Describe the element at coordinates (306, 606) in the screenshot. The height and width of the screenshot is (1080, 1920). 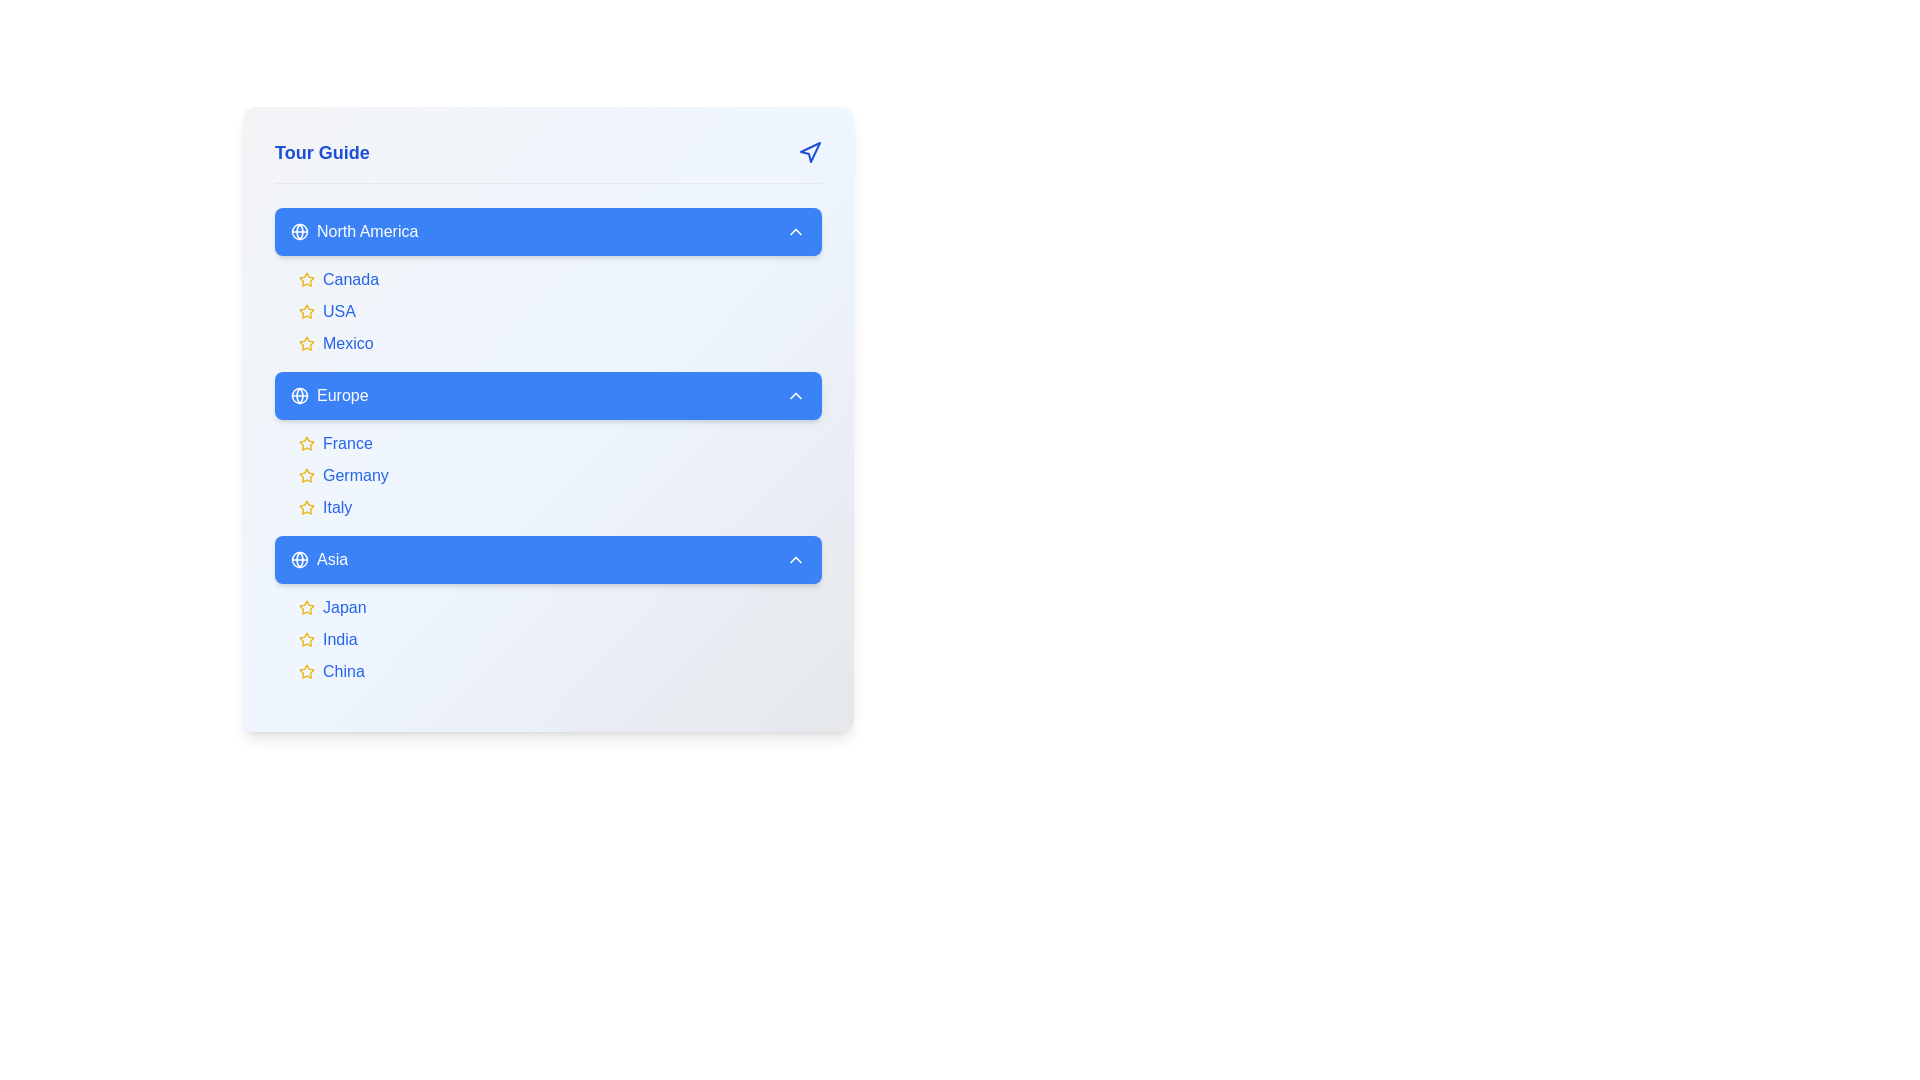
I see `the star icon located to the left of the text label 'Japan' in the 'Asia' menu section` at that location.